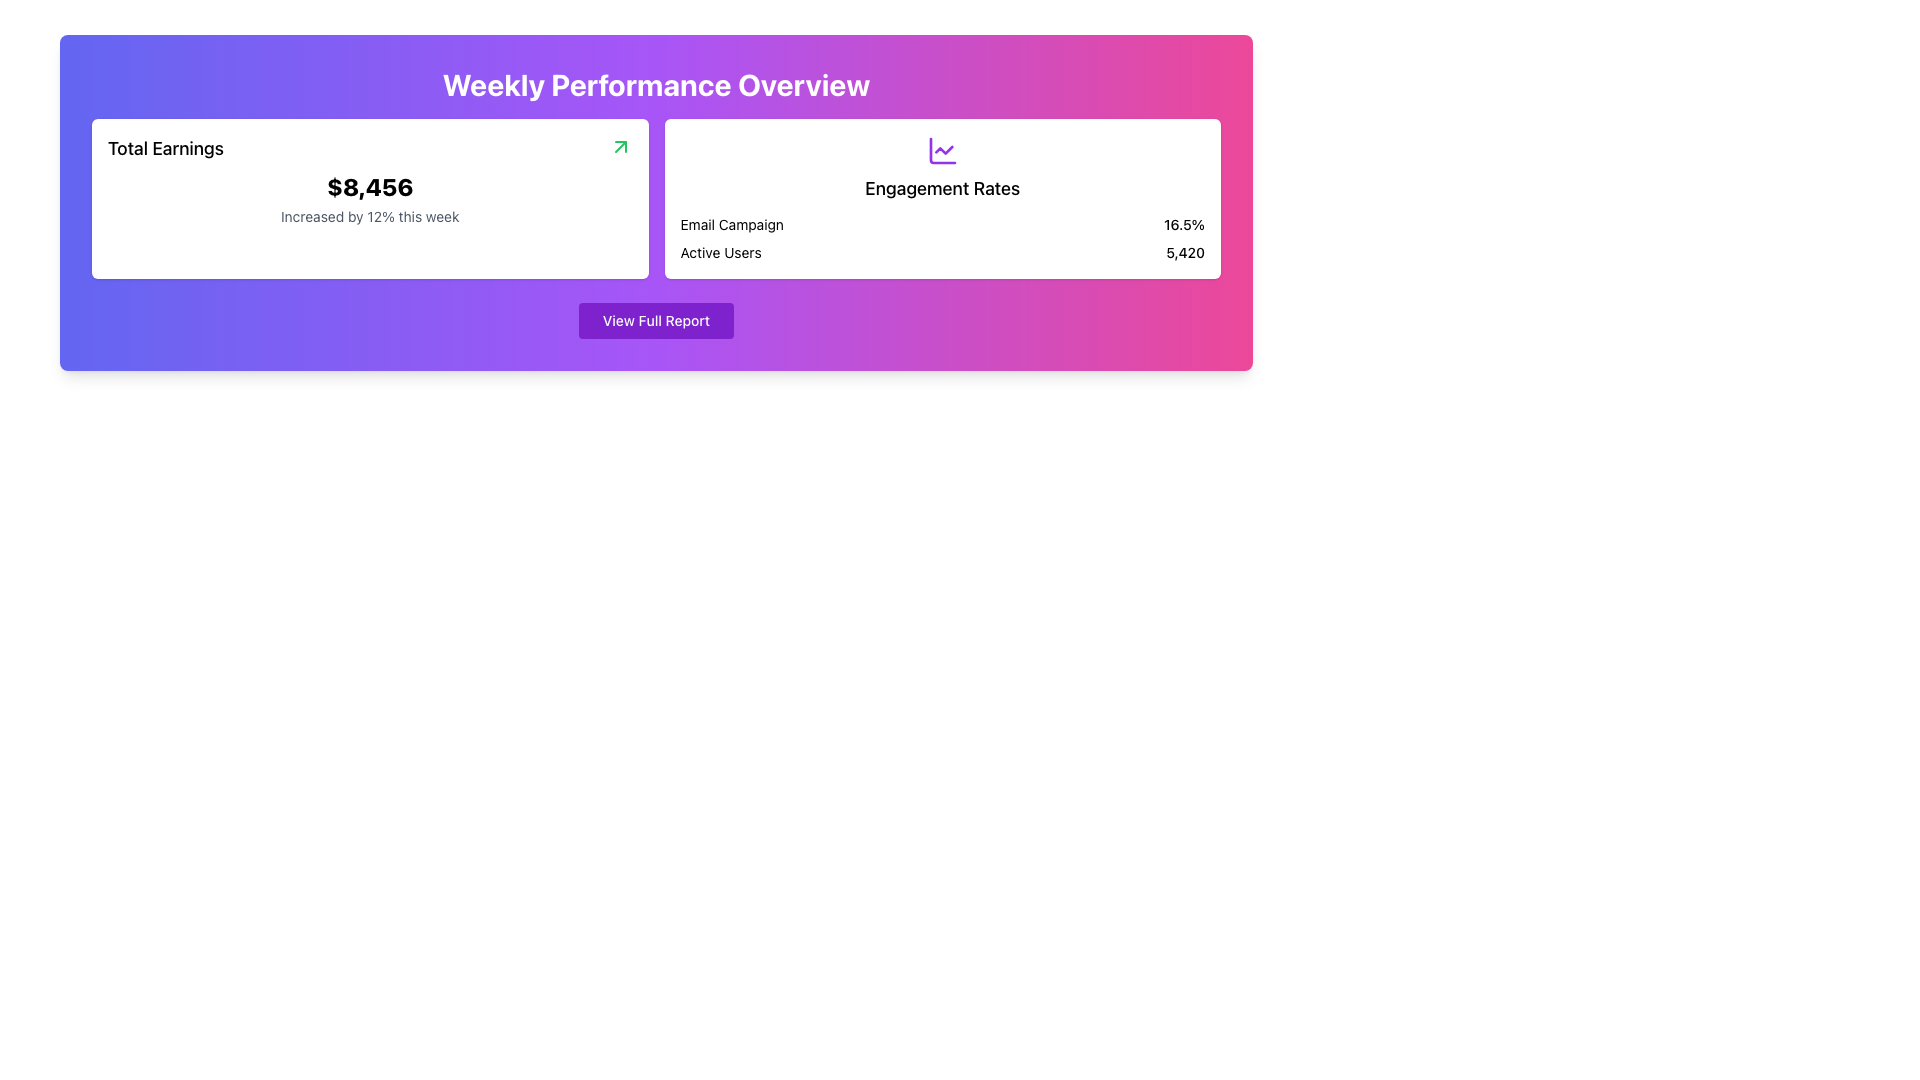  Describe the element at coordinates (1185, 252) in the screenshot. I see `the static text label displaying the number '5,420' located in the lower-right corner of the engagement rates card, positioned closely to 'Active Users'` at that location.